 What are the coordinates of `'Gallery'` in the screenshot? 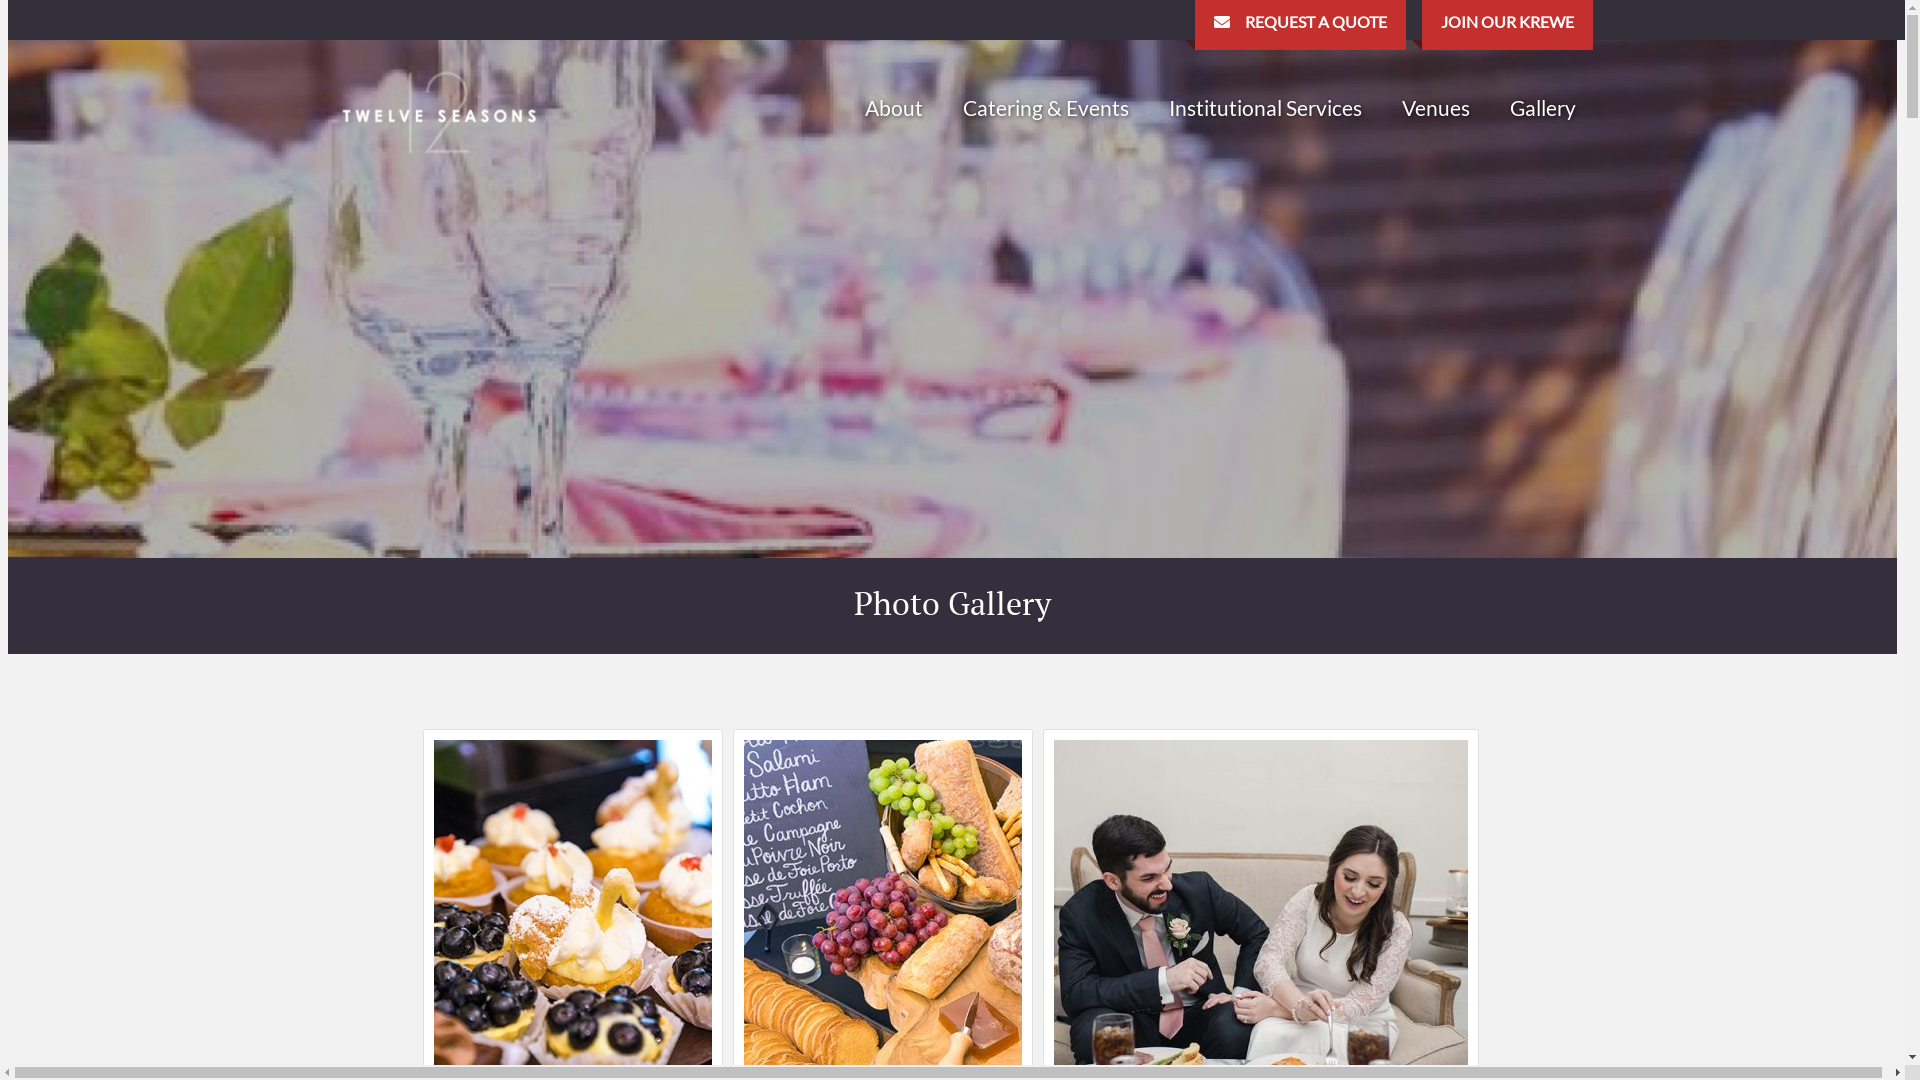 It's located at (1541, 108).